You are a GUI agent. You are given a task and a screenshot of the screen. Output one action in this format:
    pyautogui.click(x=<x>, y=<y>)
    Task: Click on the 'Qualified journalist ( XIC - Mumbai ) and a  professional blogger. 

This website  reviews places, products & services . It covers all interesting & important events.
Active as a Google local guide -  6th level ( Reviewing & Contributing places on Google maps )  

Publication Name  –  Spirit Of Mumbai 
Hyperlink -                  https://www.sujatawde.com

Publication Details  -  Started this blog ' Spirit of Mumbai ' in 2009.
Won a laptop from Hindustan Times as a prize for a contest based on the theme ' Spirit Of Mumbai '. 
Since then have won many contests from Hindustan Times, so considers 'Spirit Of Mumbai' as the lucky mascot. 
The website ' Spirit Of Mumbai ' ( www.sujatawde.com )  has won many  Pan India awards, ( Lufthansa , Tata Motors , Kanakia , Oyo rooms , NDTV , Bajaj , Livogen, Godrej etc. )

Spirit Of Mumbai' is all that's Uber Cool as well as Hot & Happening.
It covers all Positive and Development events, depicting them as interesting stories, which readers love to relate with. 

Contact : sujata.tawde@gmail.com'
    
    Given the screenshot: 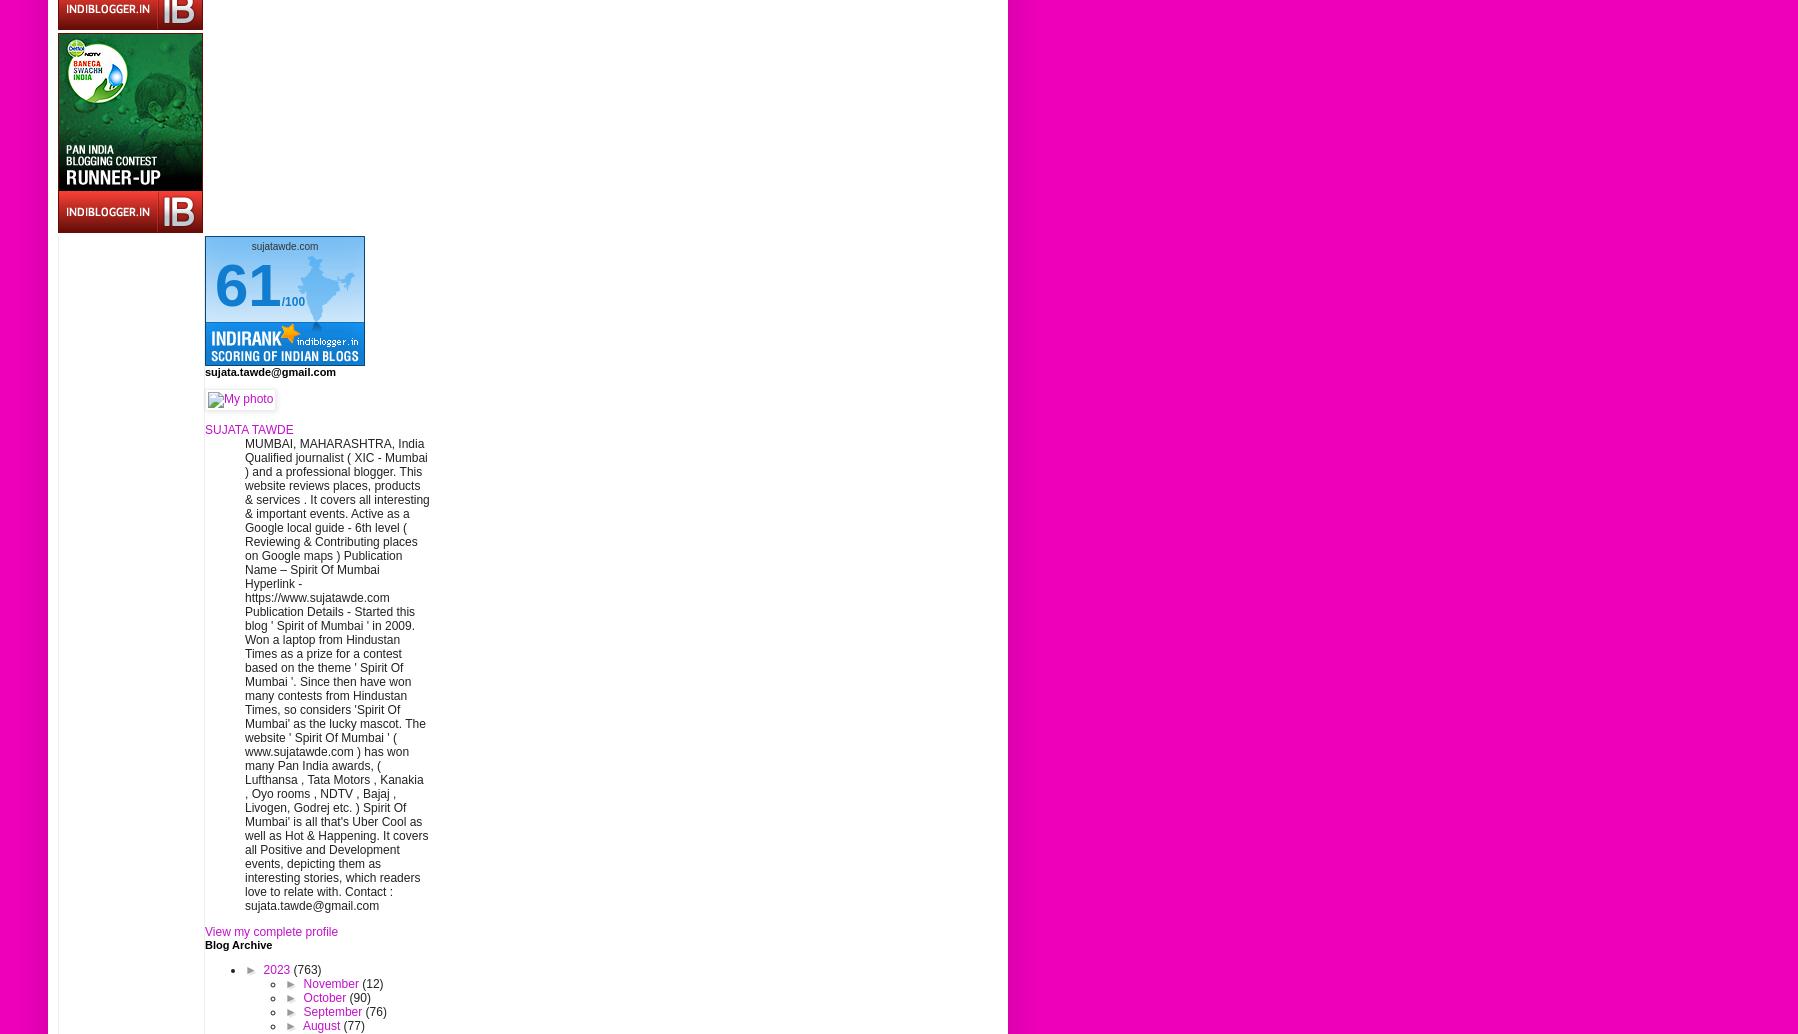 What is the action you would take?
    pyautogui.click(x=335, y=682)
    